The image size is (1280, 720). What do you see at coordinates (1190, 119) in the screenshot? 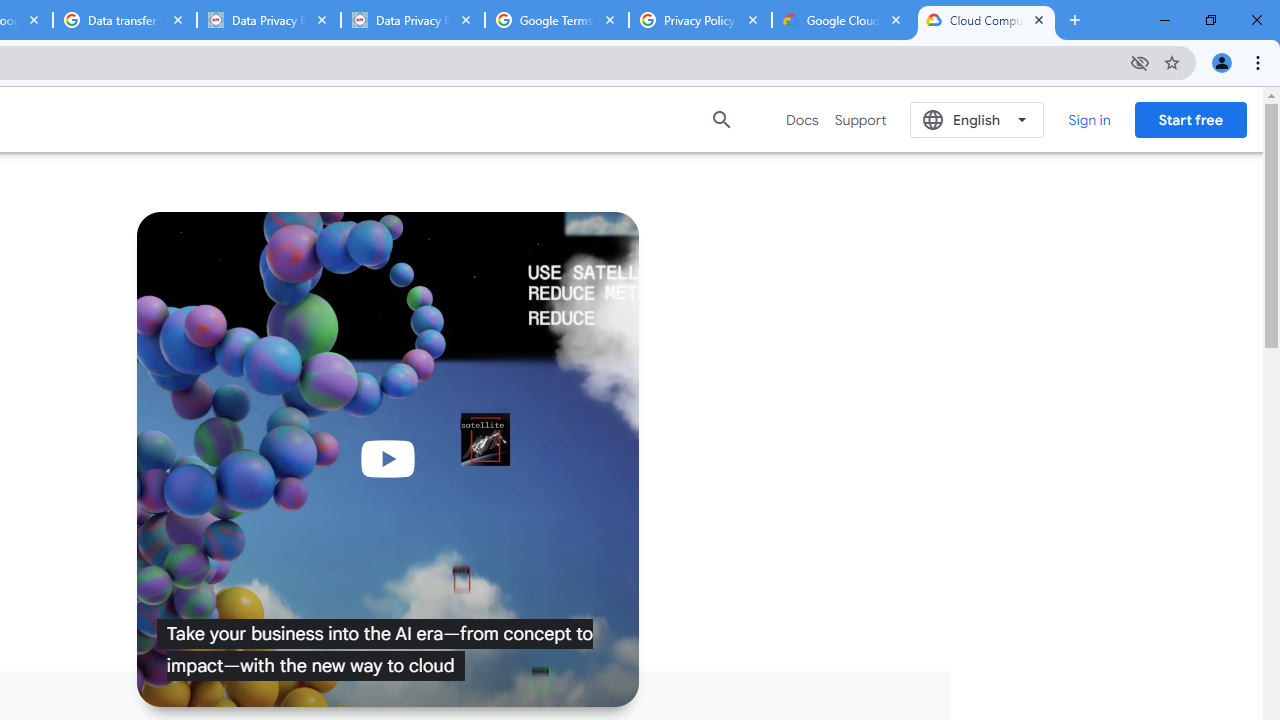
I see `'Start free'` at bounding box center [1190, 119].